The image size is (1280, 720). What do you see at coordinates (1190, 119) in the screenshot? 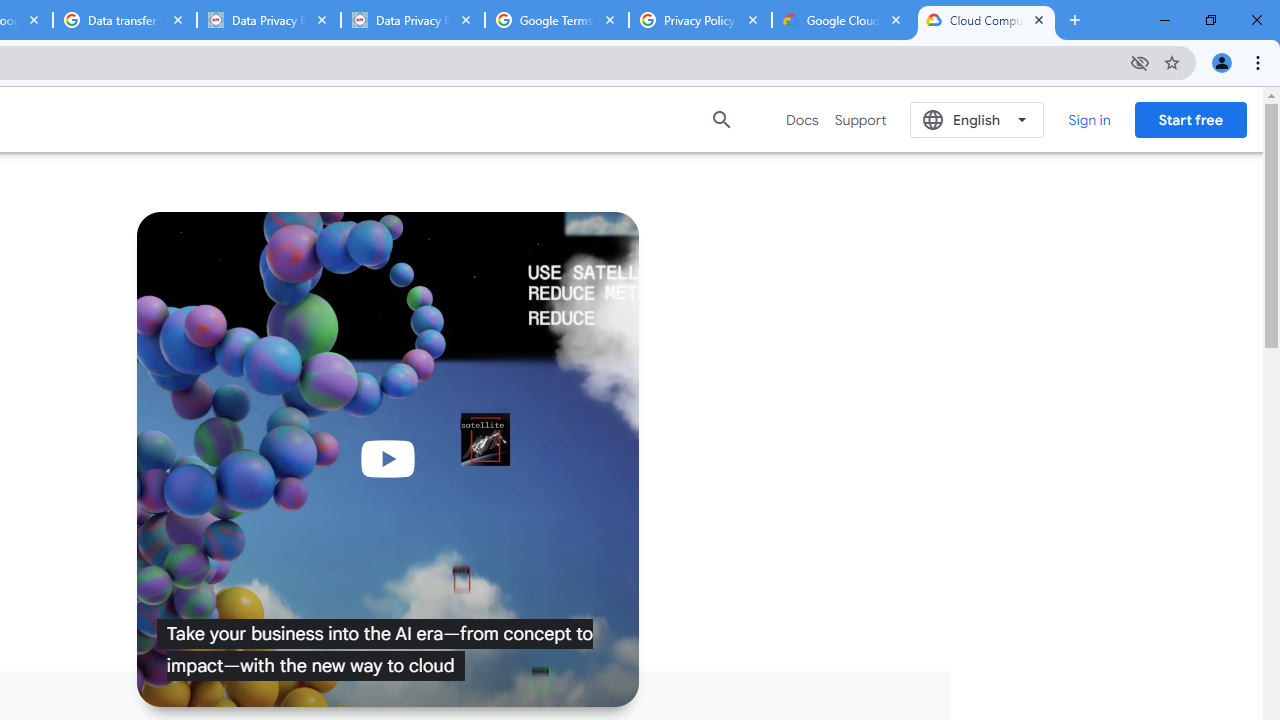
I see `'Start free'` at bounding box center [1190, 119].